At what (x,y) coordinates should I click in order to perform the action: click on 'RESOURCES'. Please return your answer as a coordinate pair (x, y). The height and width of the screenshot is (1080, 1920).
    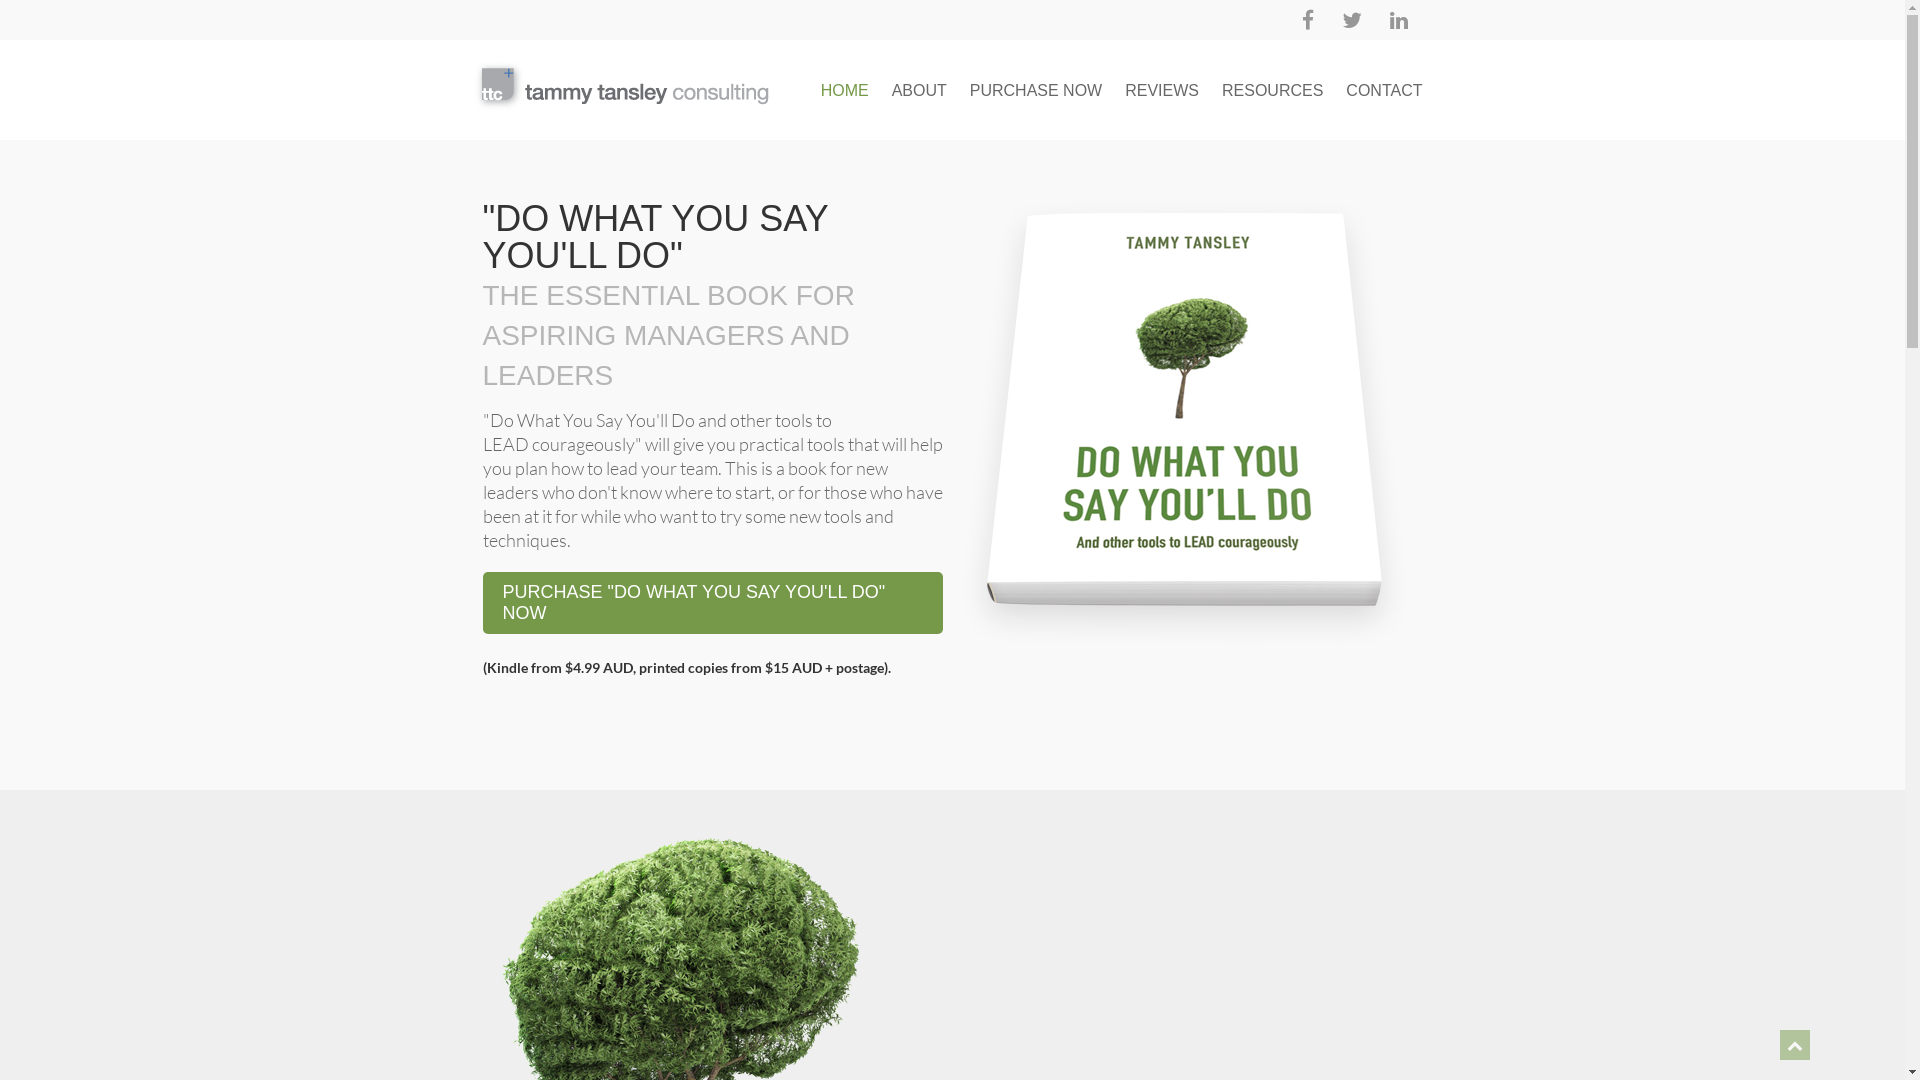
    Looking at the image, I should click on (1271, 90).